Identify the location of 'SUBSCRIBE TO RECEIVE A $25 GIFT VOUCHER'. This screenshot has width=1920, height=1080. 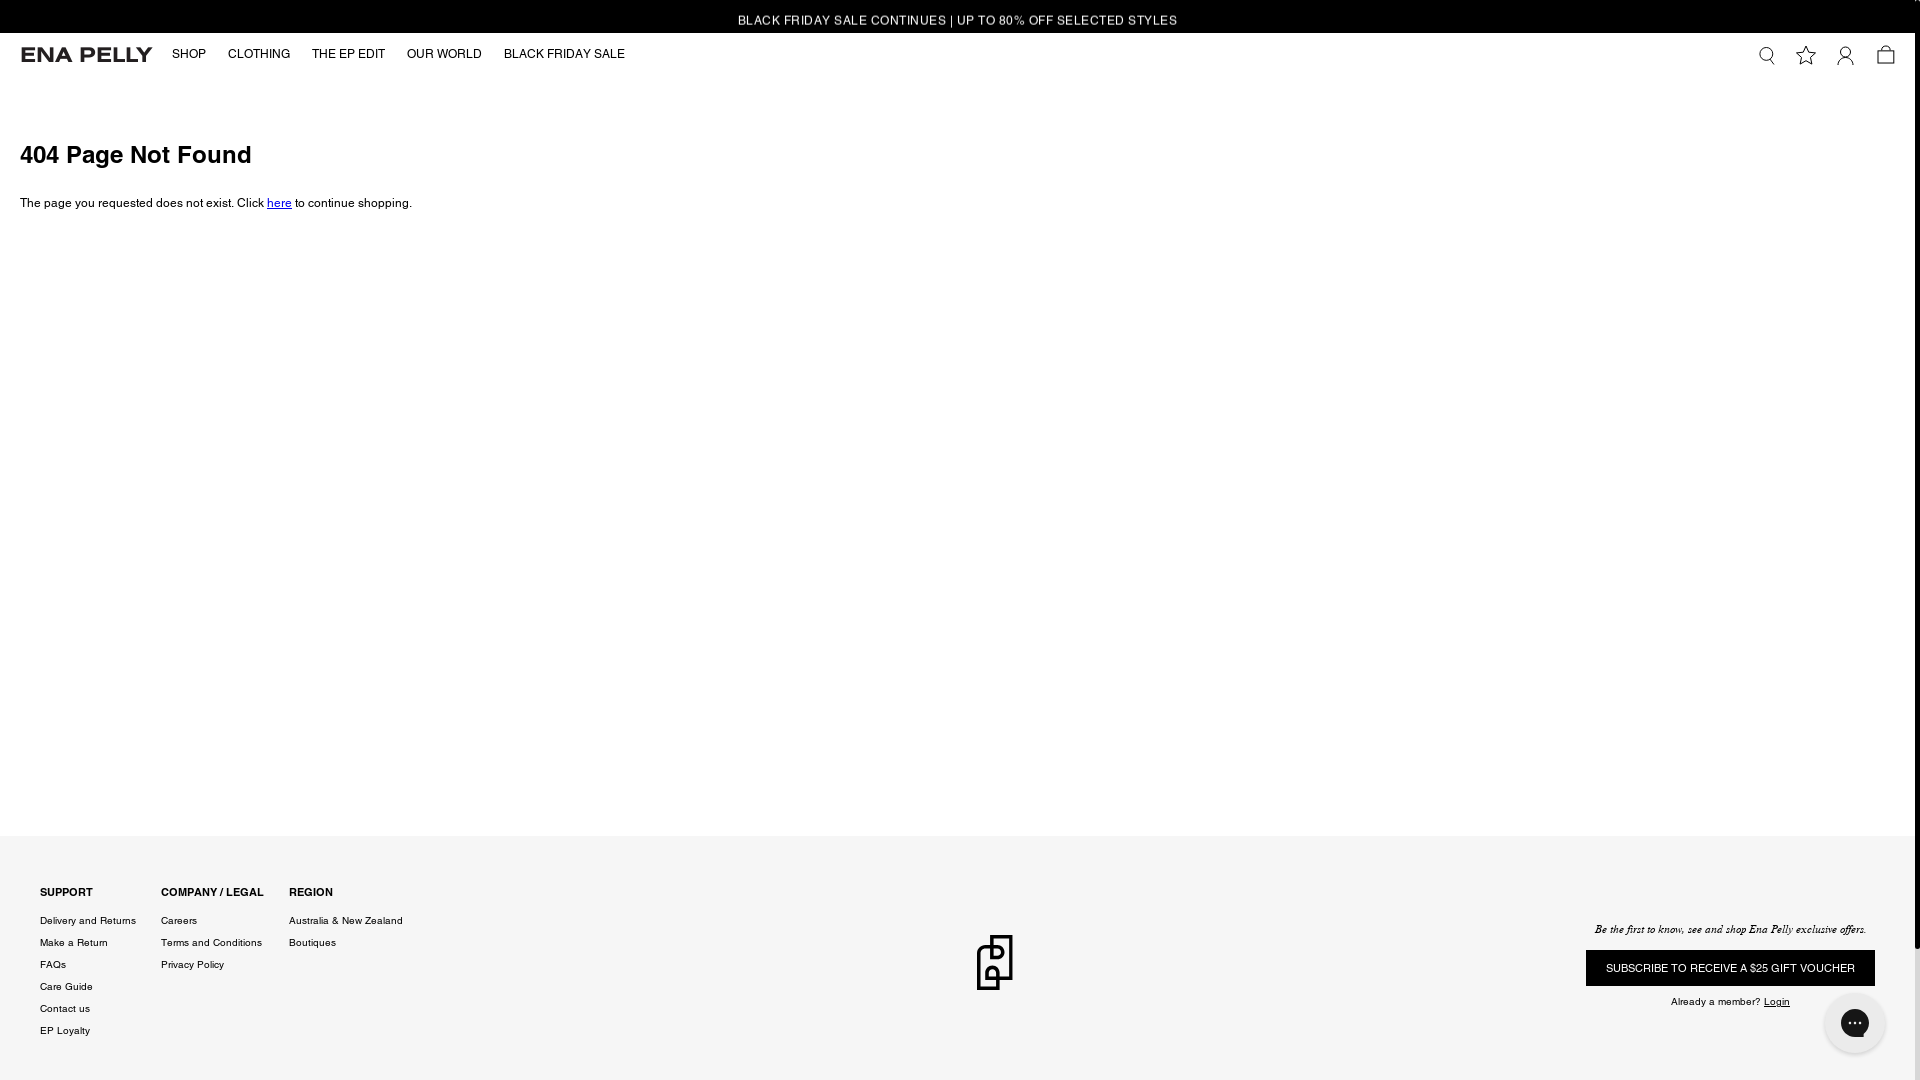
(1729, 967).